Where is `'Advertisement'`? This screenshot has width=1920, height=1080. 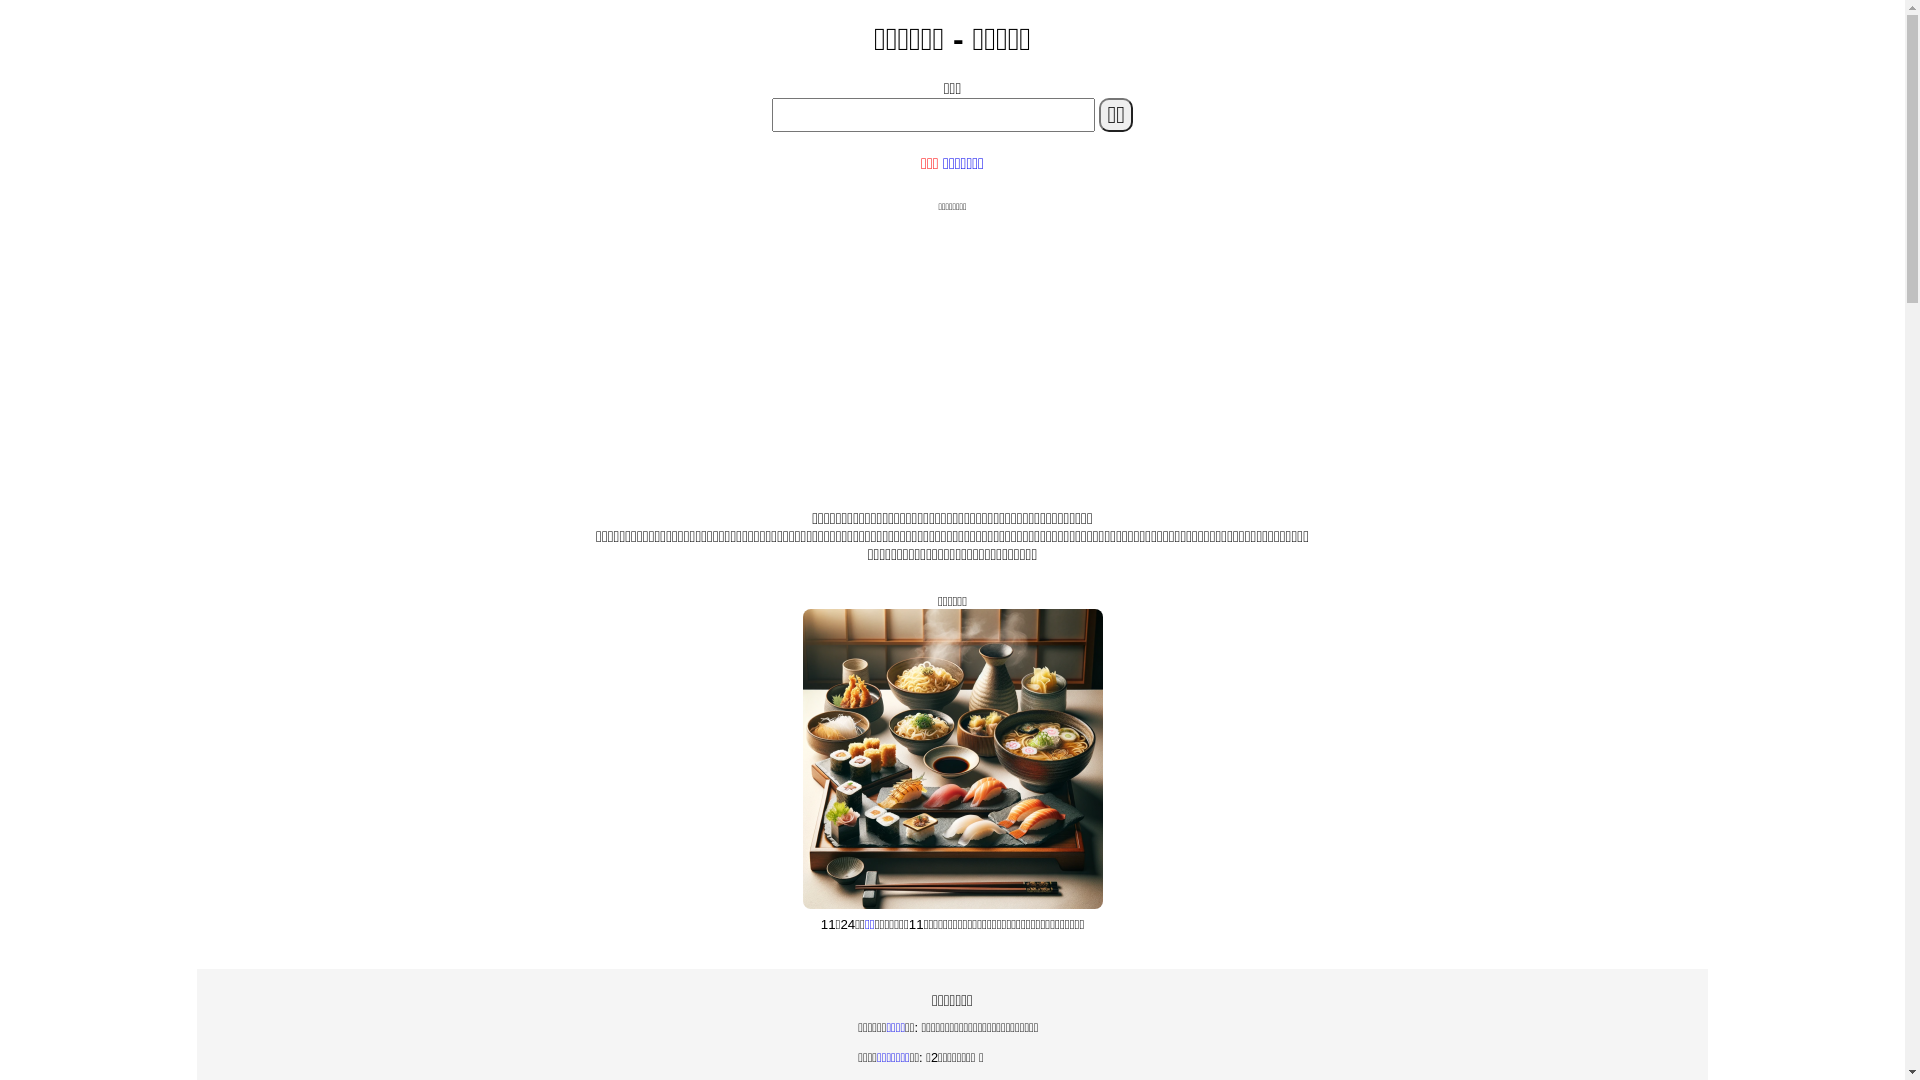
'Advertisement' is located at coordinates (950, 353).